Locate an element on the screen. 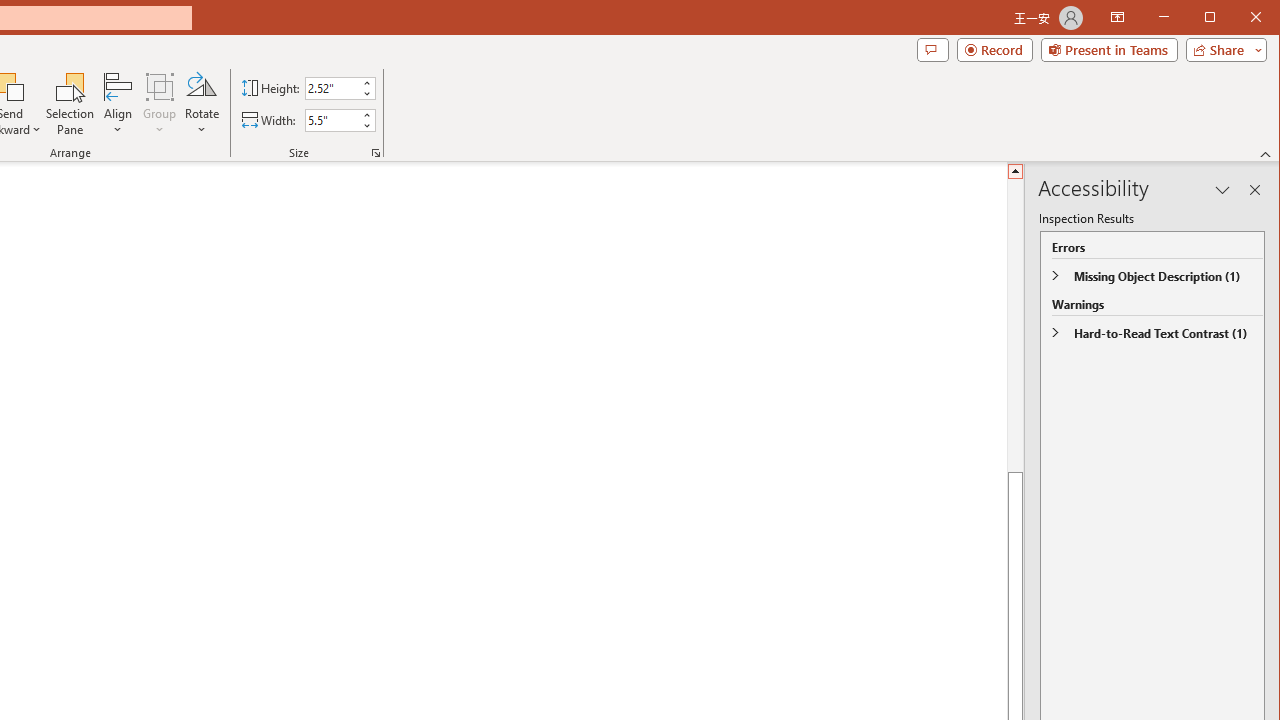  'Align' is located at coordinates (117, 104).